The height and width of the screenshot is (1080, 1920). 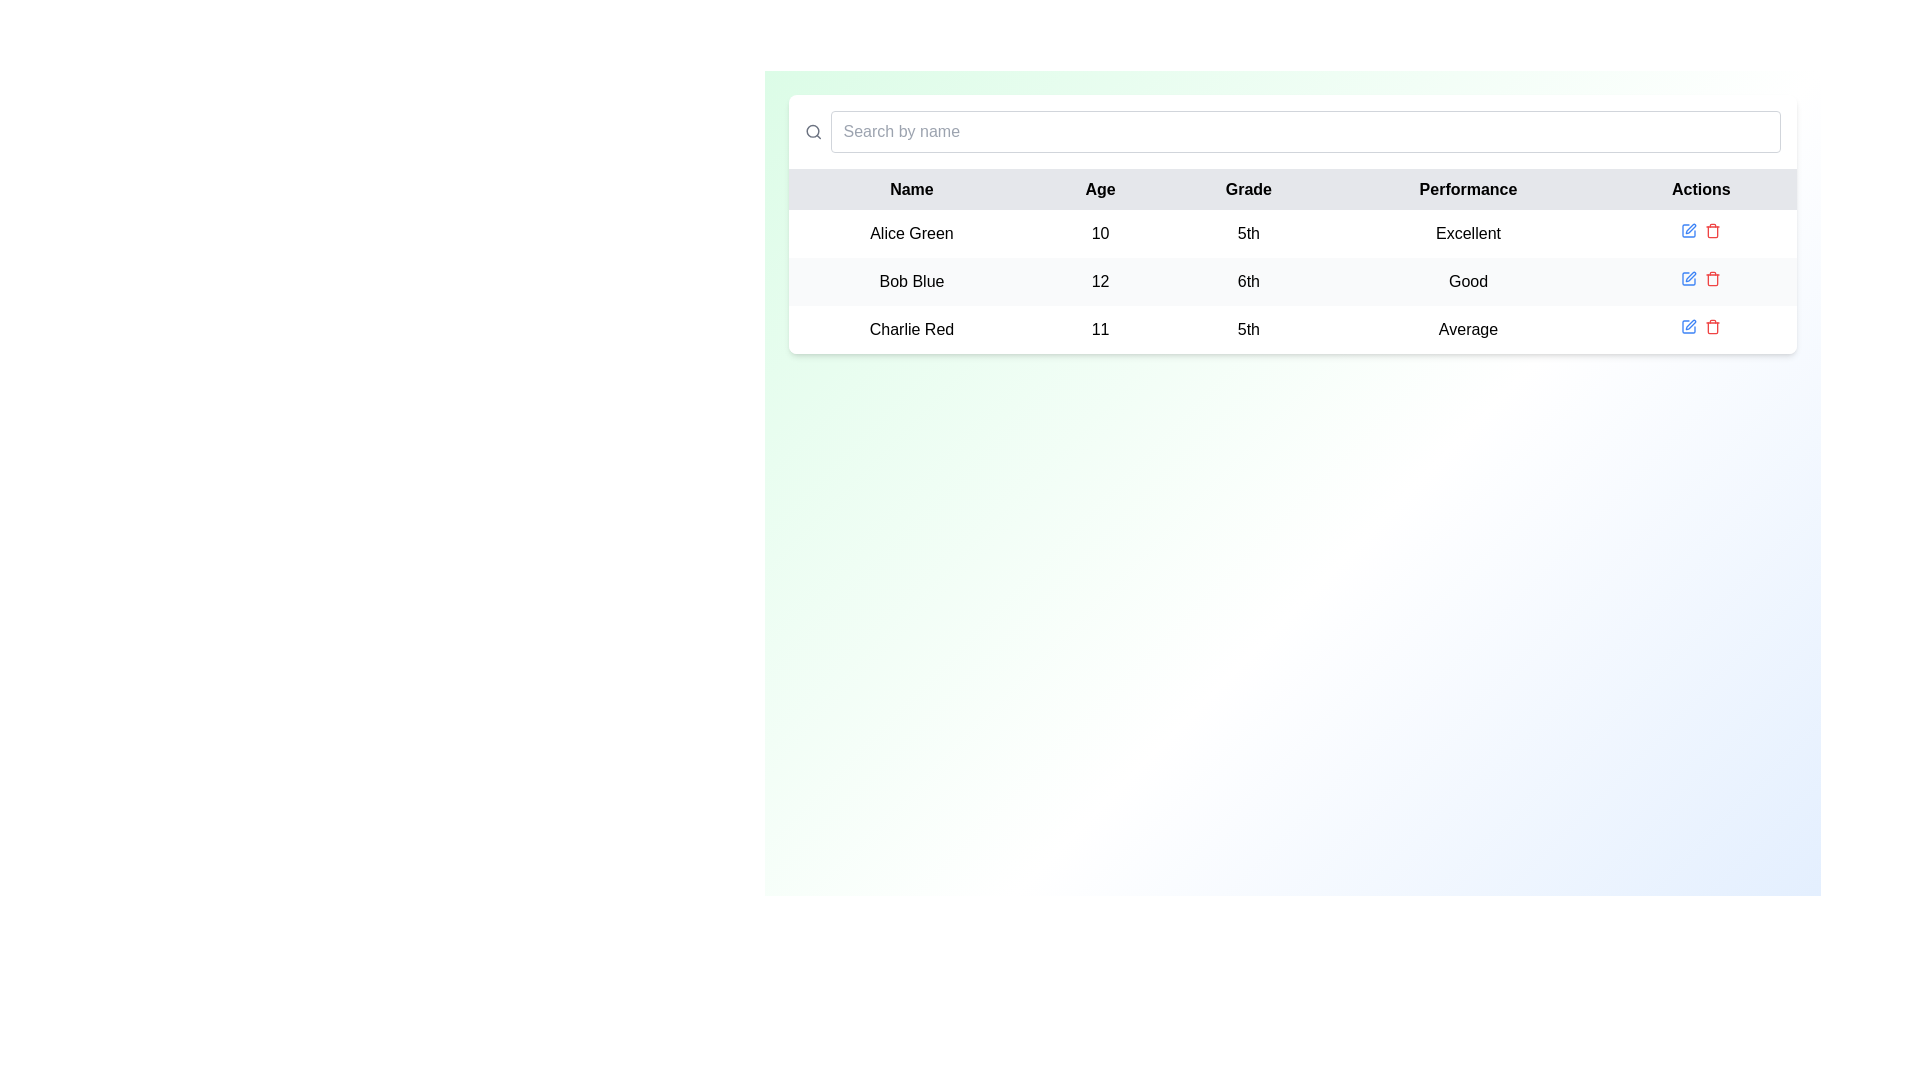 I want to click on the table header labeled 'Performance' which is styled with a light gray background and located in the fourth column of the table, centered between 'Grade' and 'Actions', so click(x=1468, y=189).